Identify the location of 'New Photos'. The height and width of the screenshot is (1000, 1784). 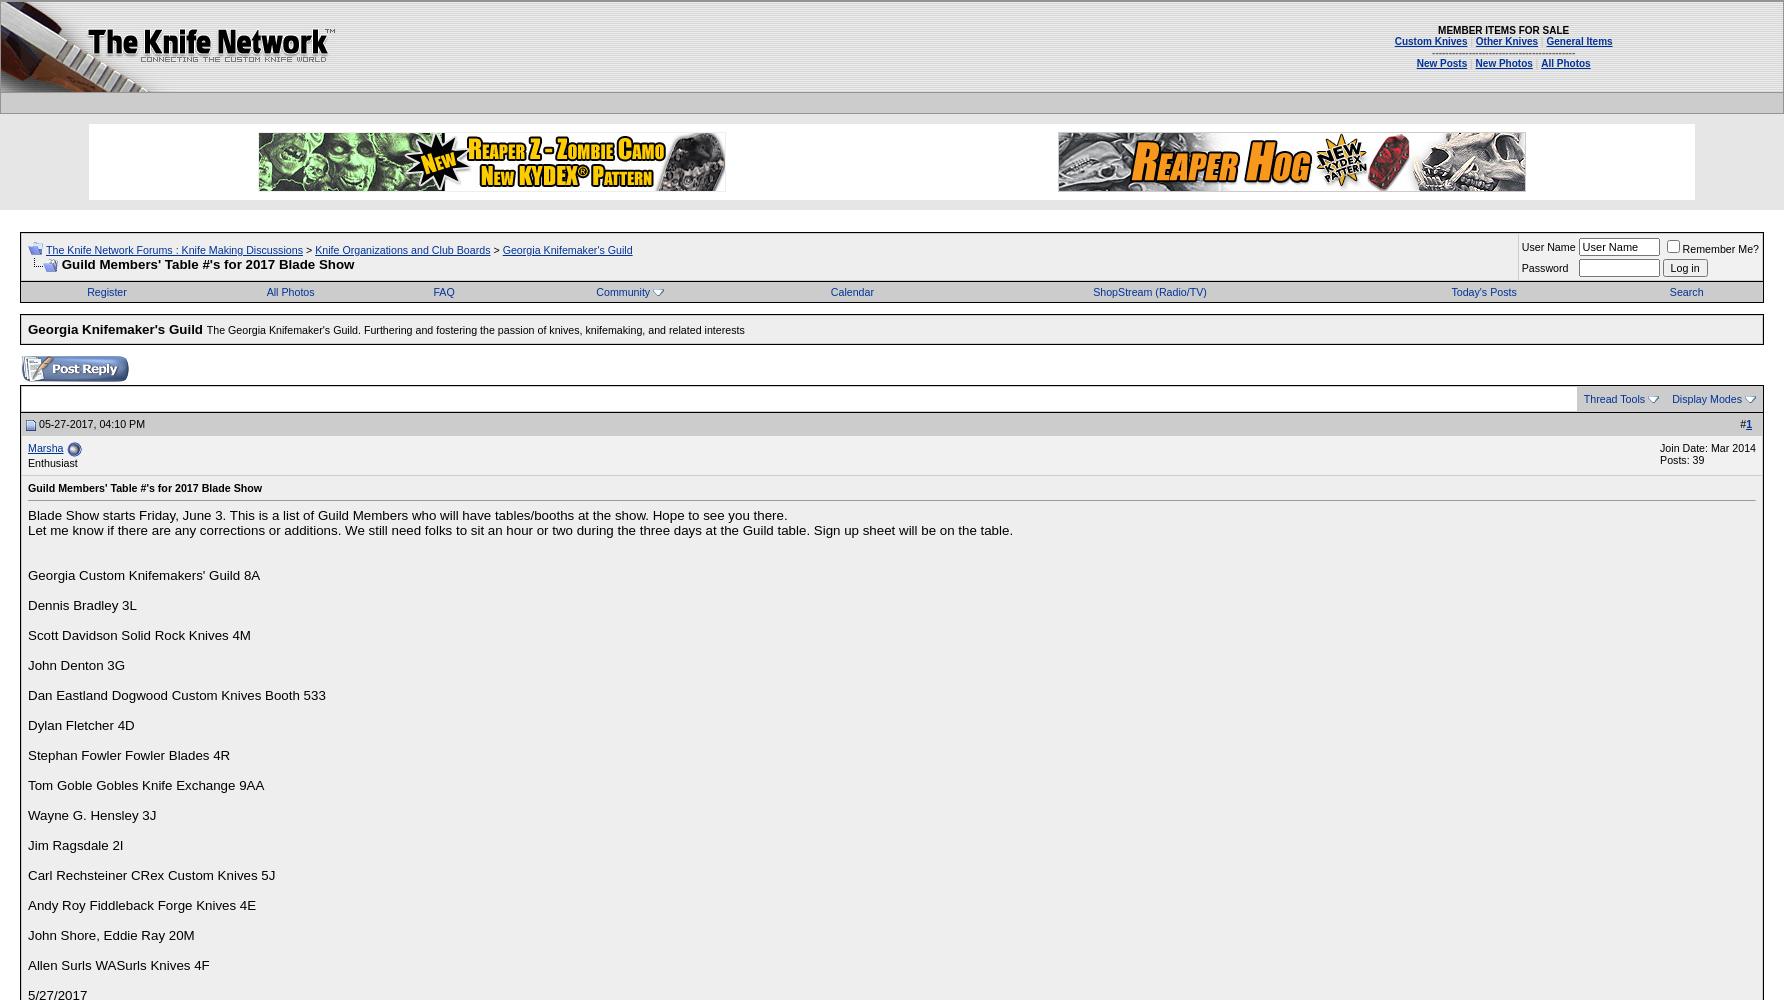
(1502, 62).